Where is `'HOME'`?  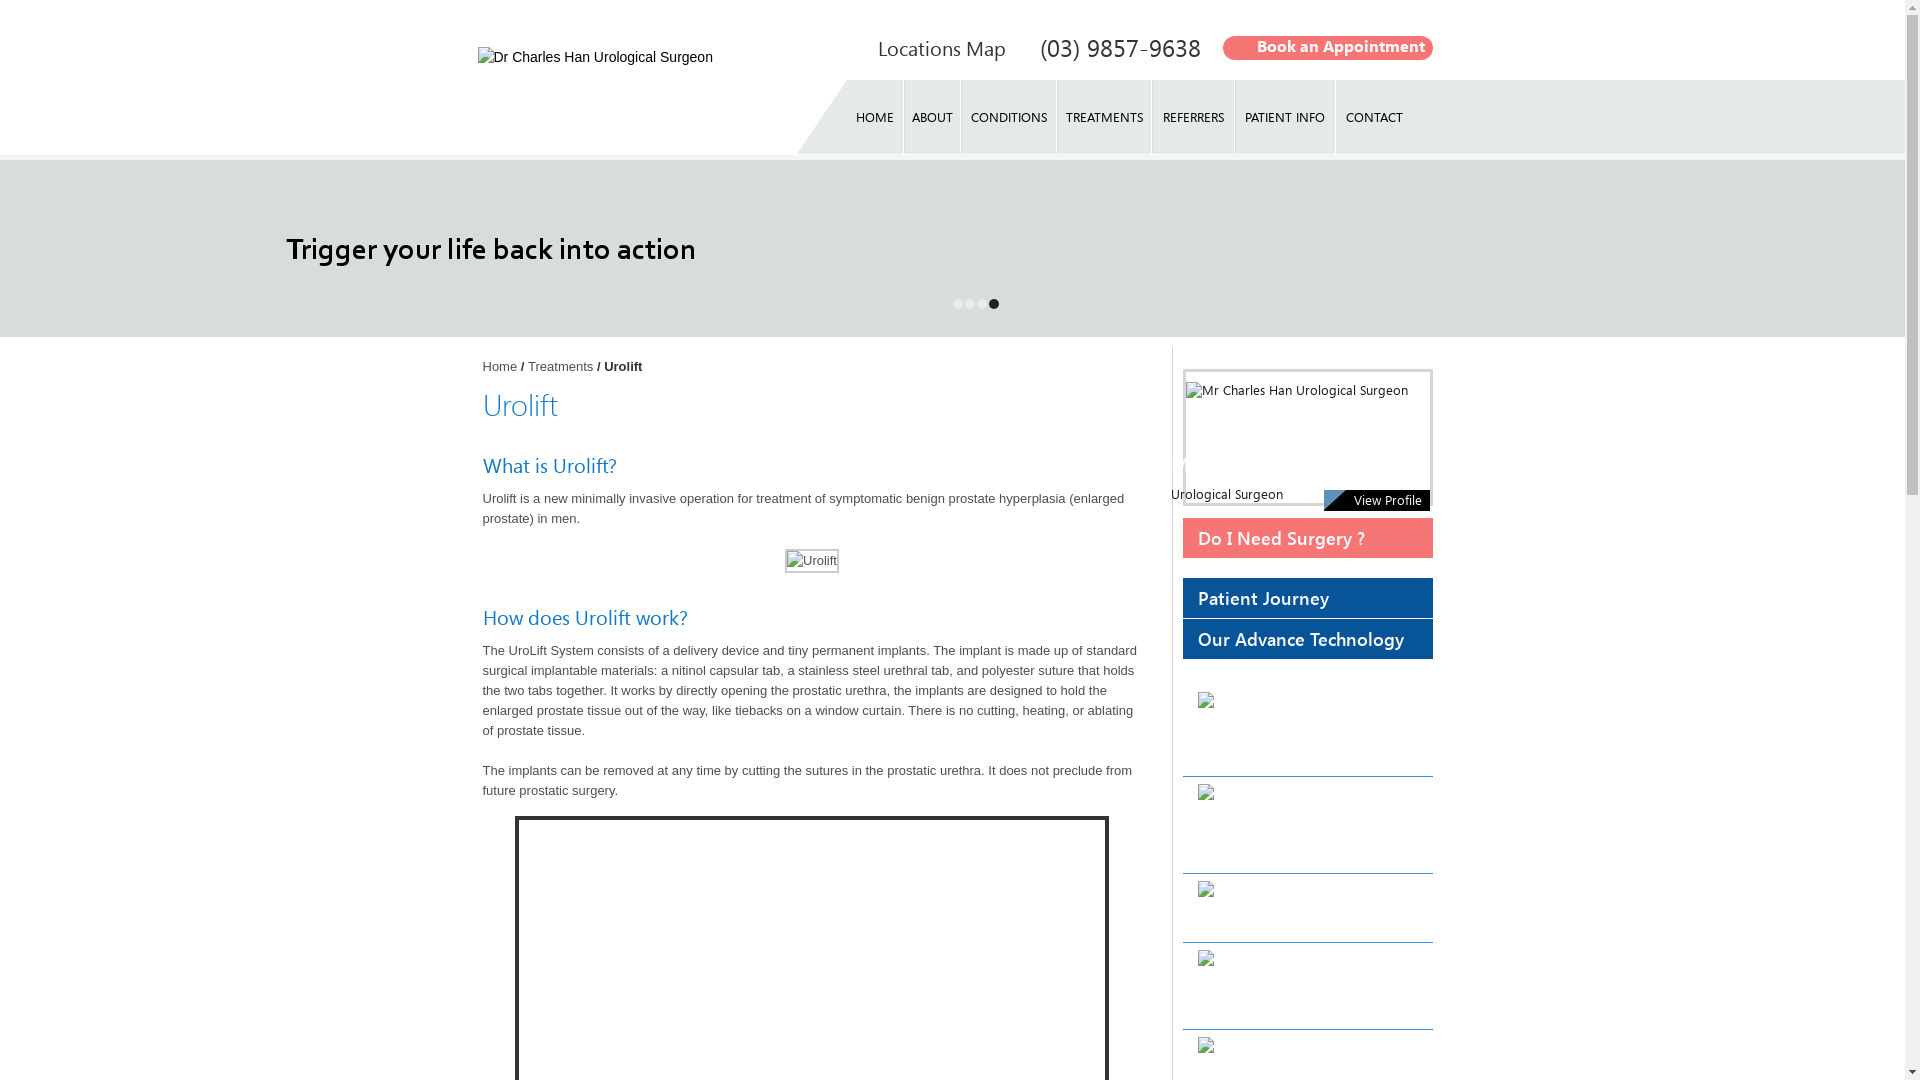
'HOME' is located at coordinates (846, 116).